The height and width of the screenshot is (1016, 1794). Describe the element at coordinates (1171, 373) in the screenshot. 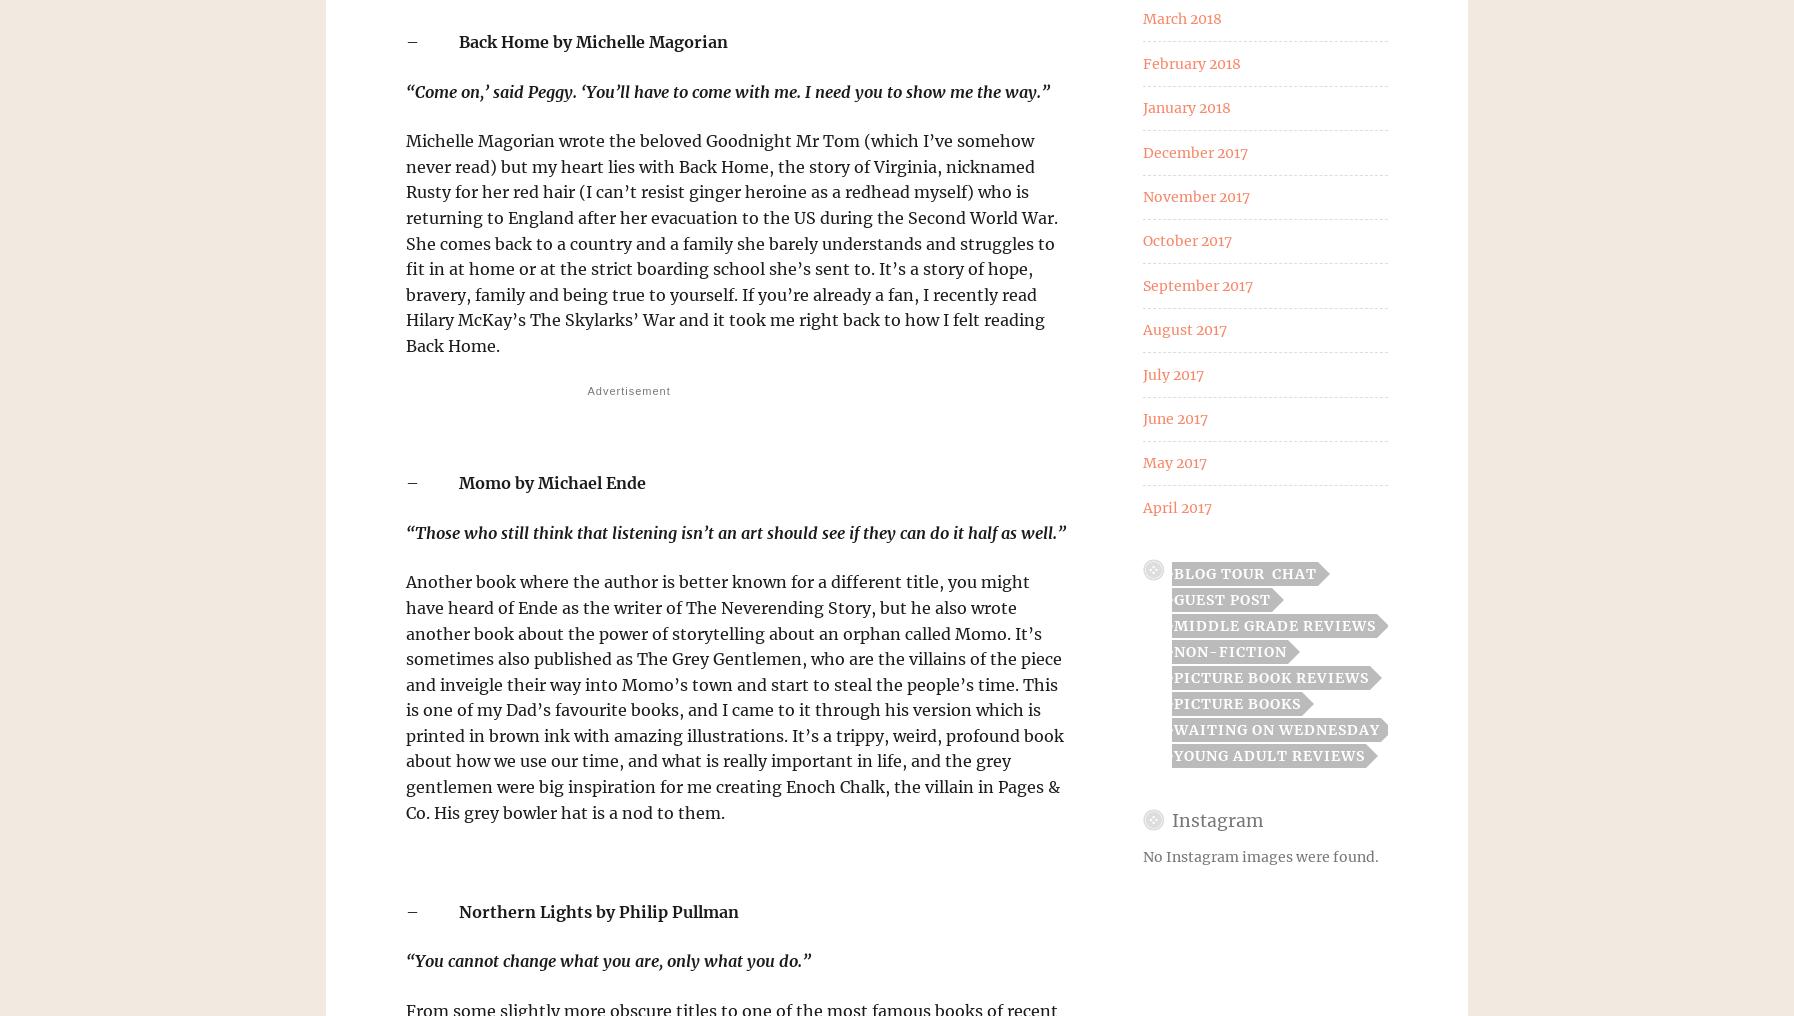

I see `'July 2017'` at that location.